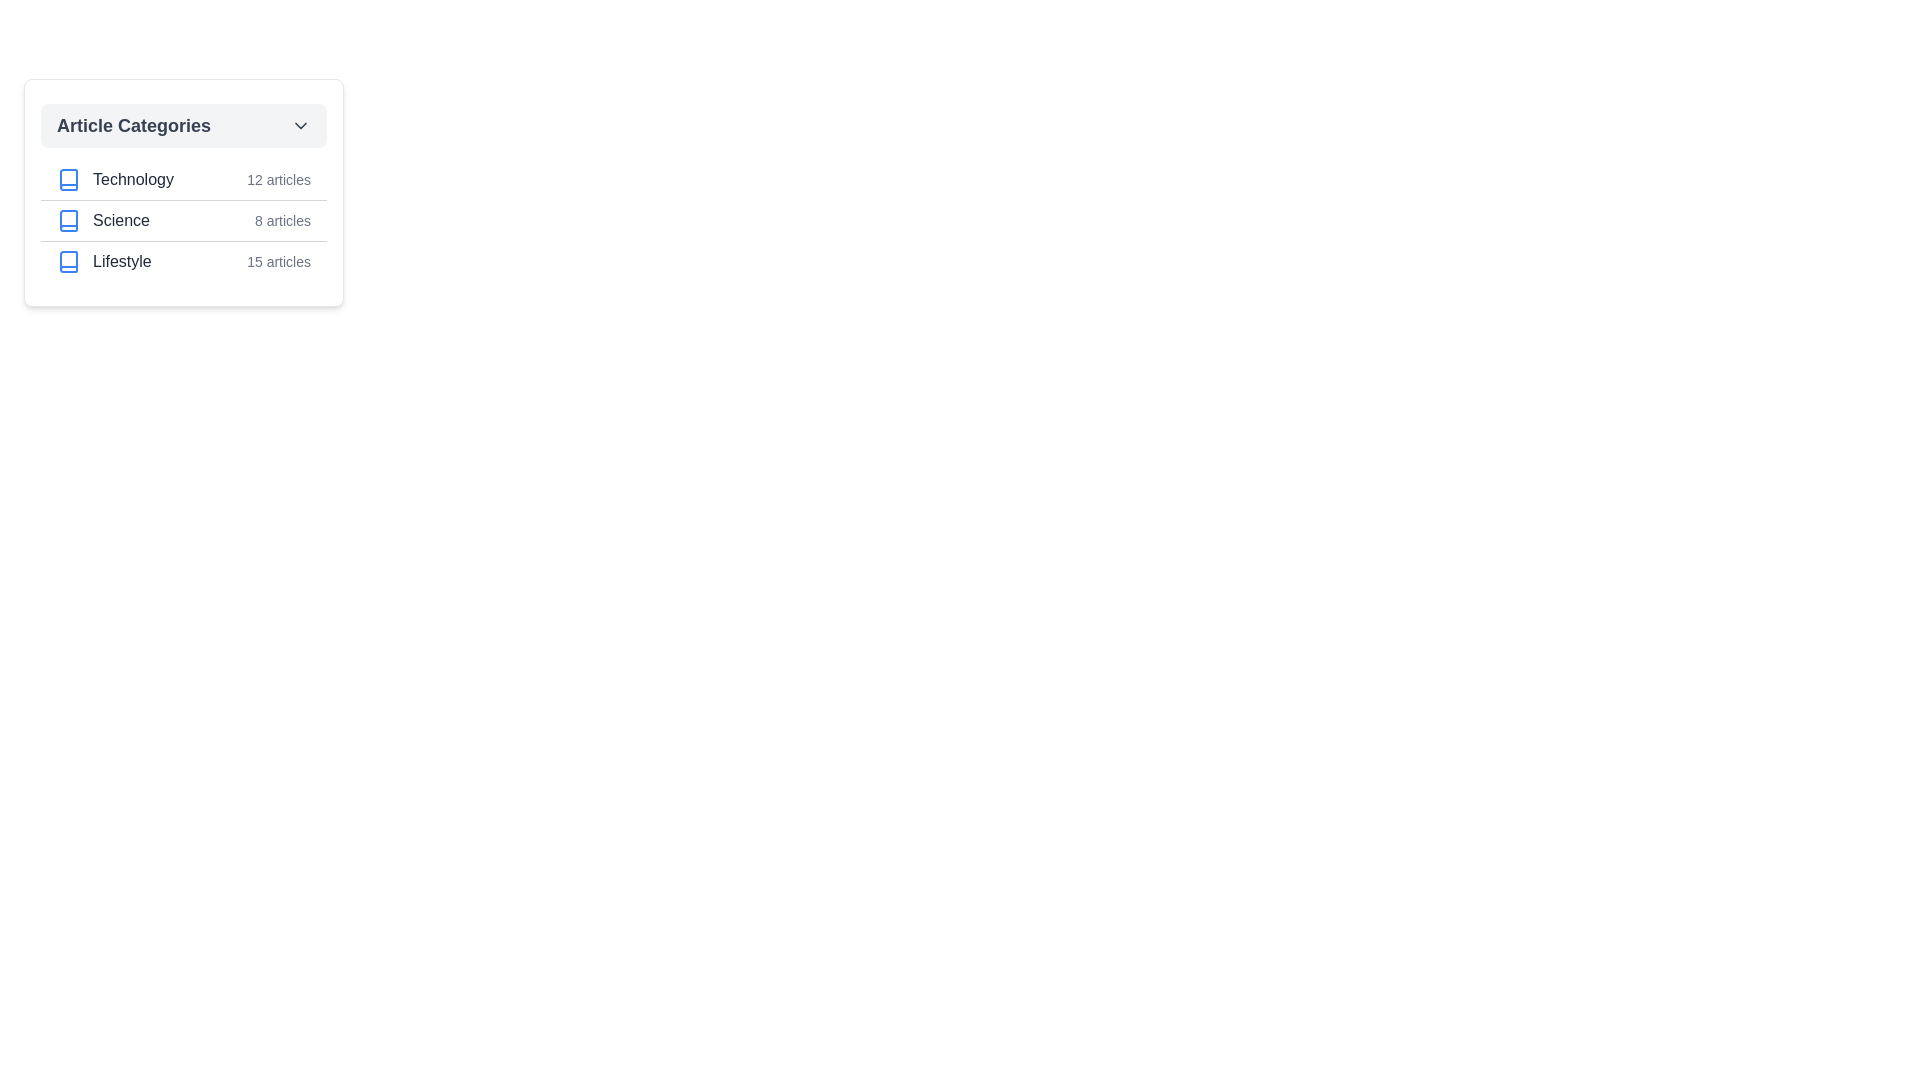 Image resolution: width=1920 pixels, height=1080 pixels. I want to click on the blue book icon located to the left of the text 'Science' in the second row of the category list, so click(68, 220).